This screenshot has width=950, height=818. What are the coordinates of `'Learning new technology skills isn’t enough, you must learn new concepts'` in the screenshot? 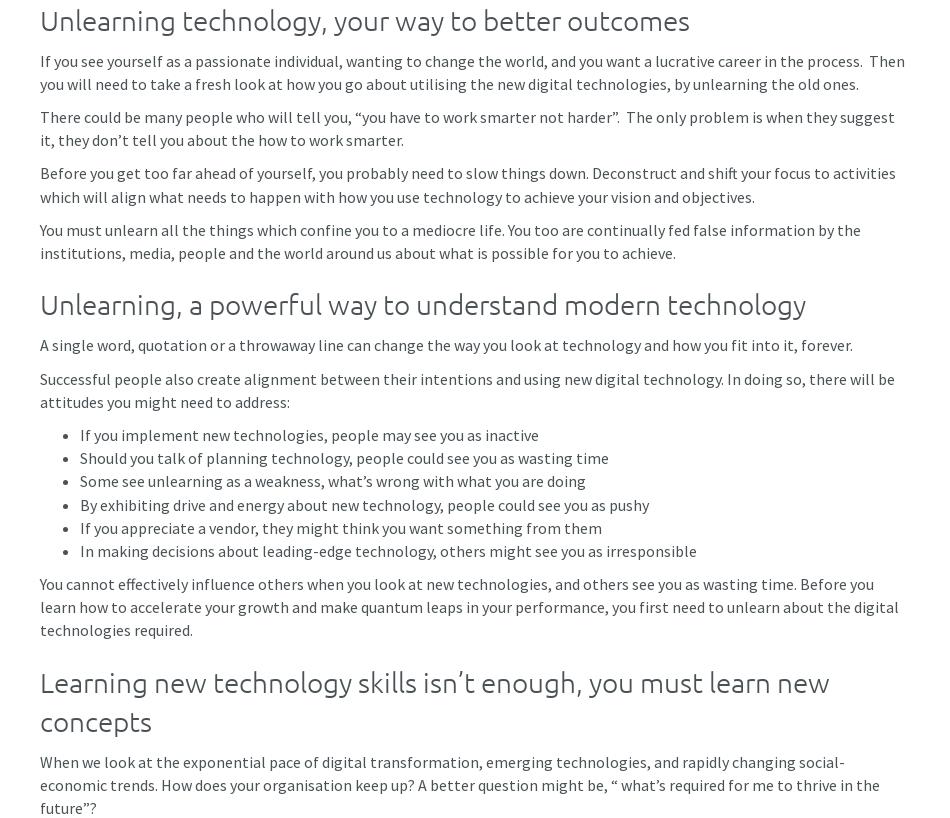 It's located at (434, 700).